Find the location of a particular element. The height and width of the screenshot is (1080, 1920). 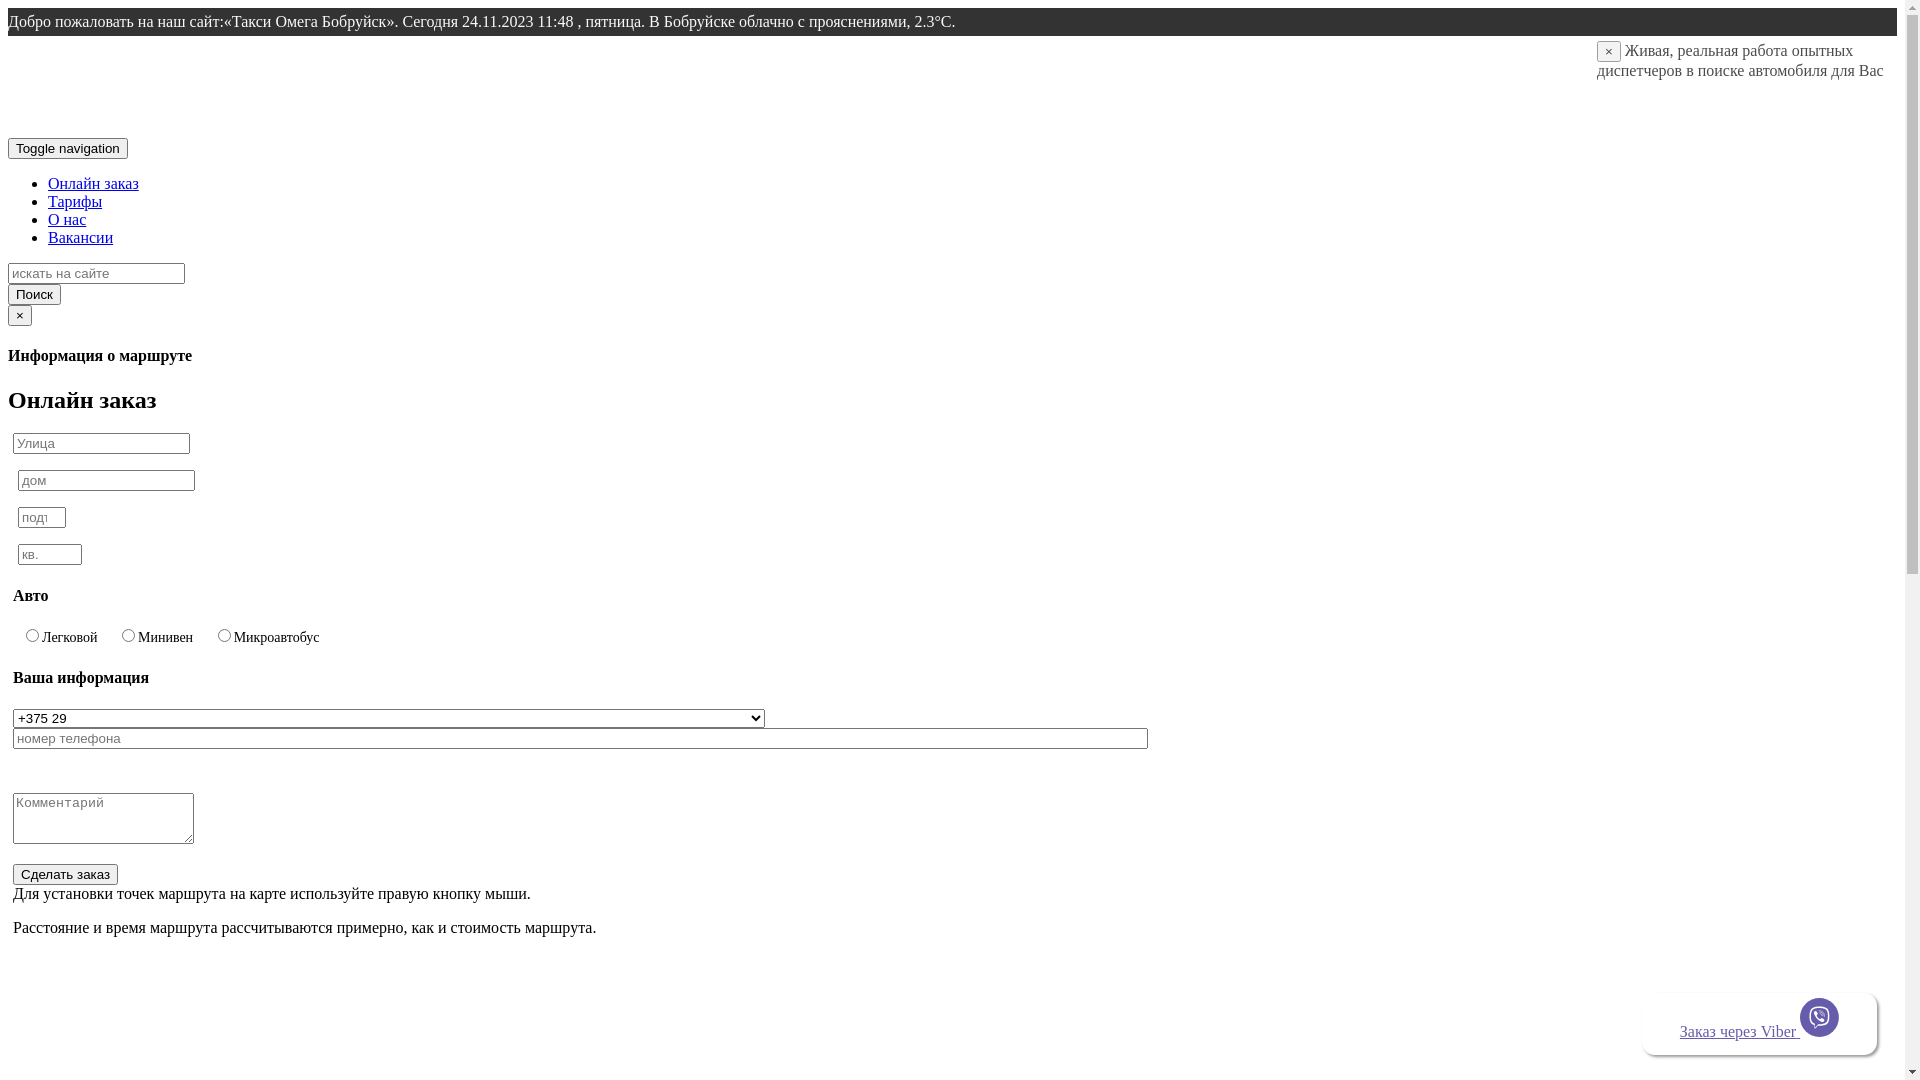

'Toggle navigation' is located at coordinates (67, 147).